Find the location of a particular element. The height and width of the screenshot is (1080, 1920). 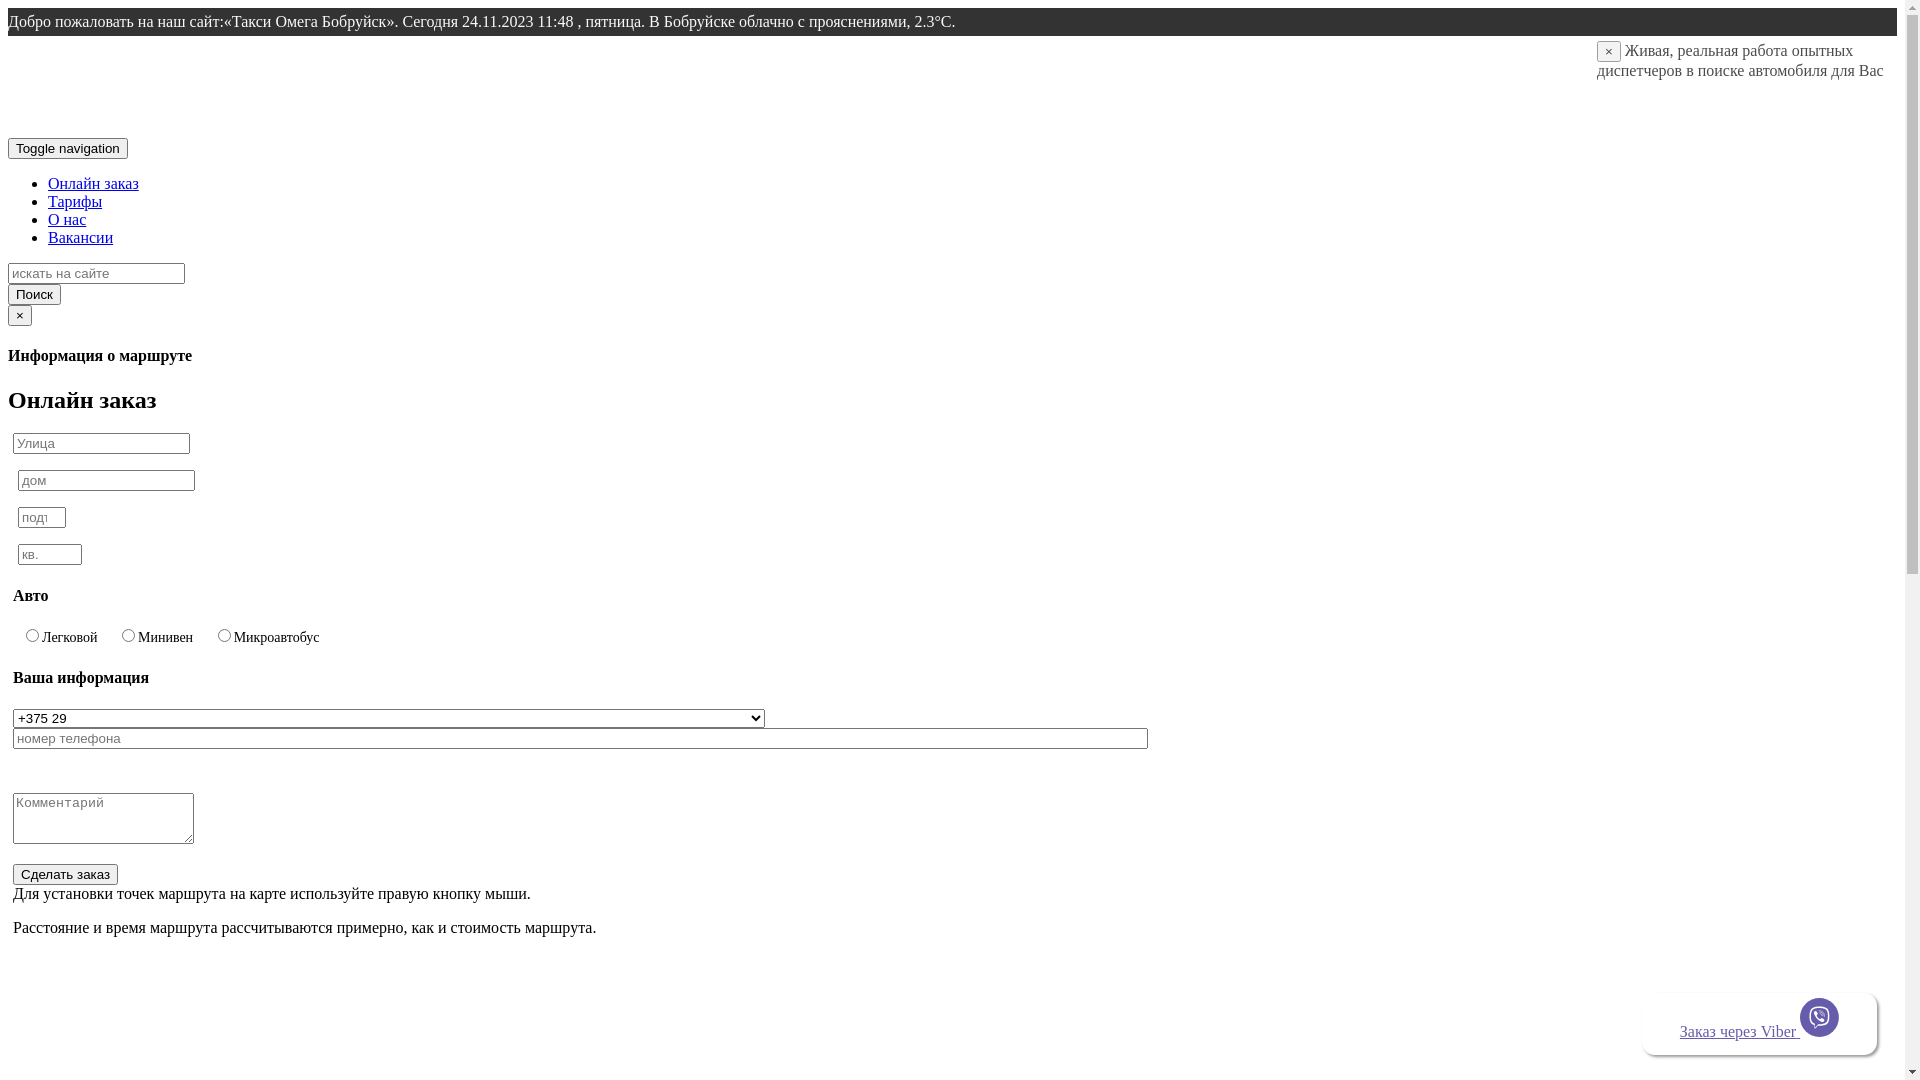

'Toggle navigation' is located at coordinates (67, 147).